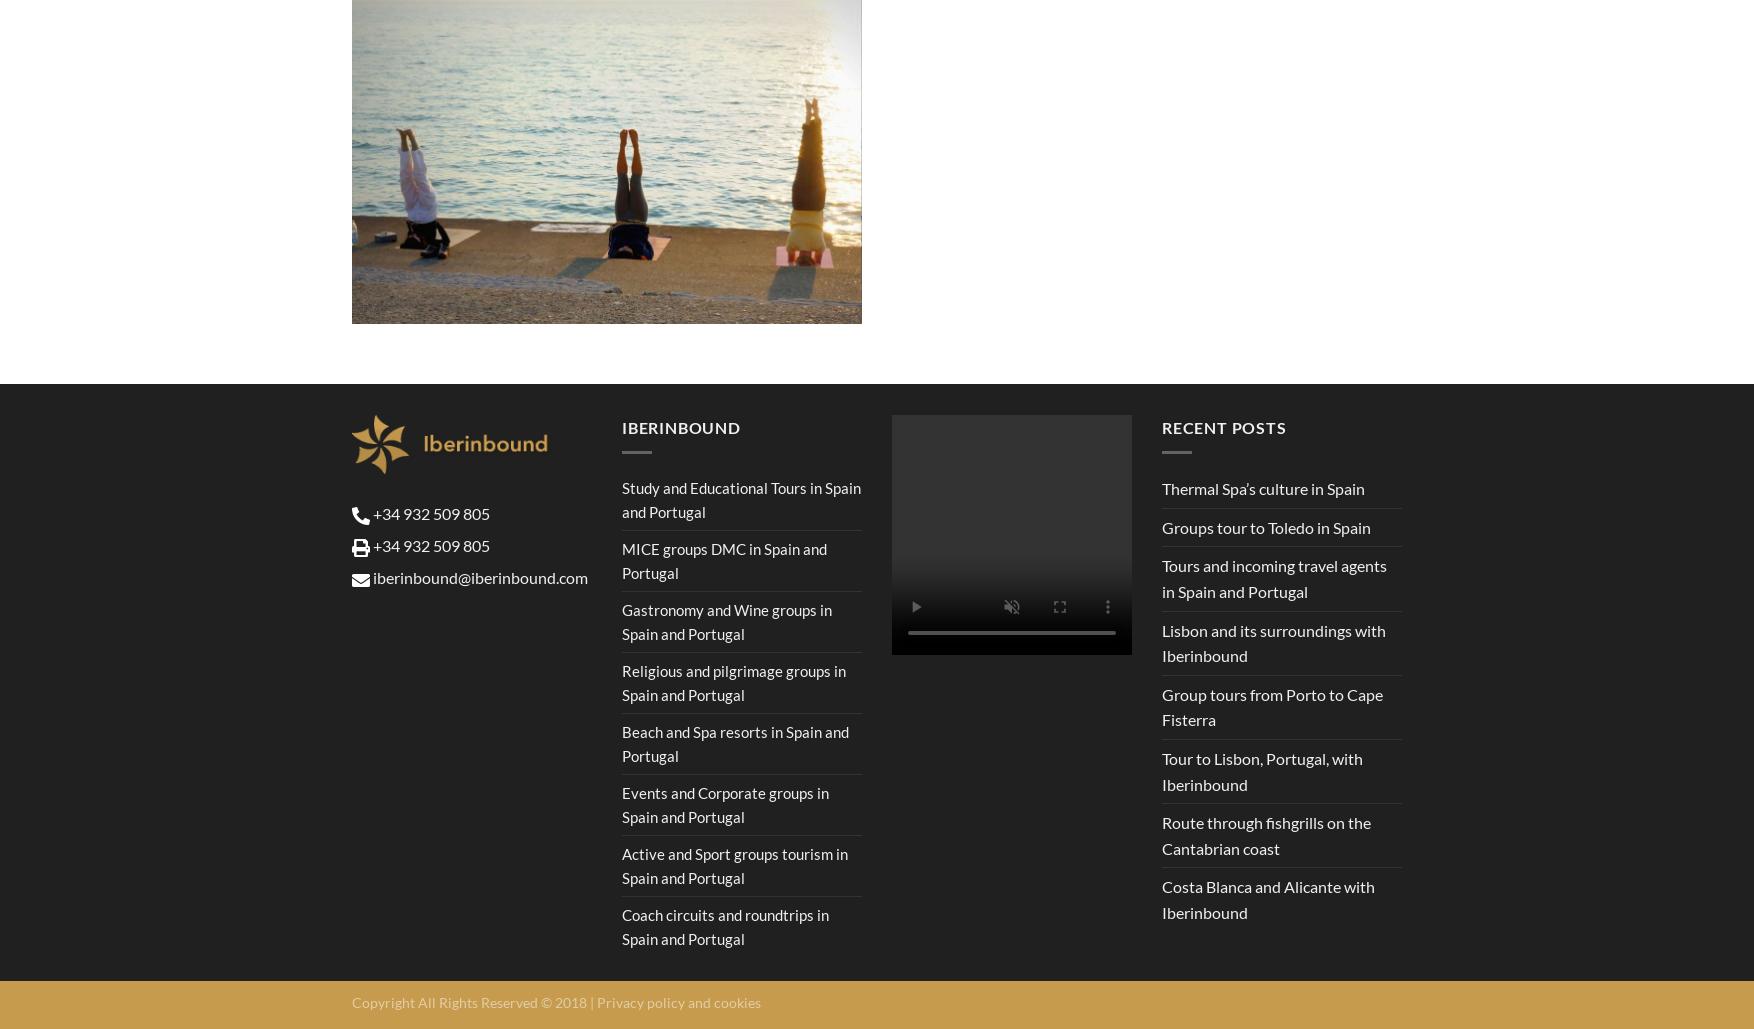  What do you see at coordinates (734, 682) in the screenshot?
I see `'Religious and pilgrimage groups in Spain and Portugal'` at bounding box center [734, 682].